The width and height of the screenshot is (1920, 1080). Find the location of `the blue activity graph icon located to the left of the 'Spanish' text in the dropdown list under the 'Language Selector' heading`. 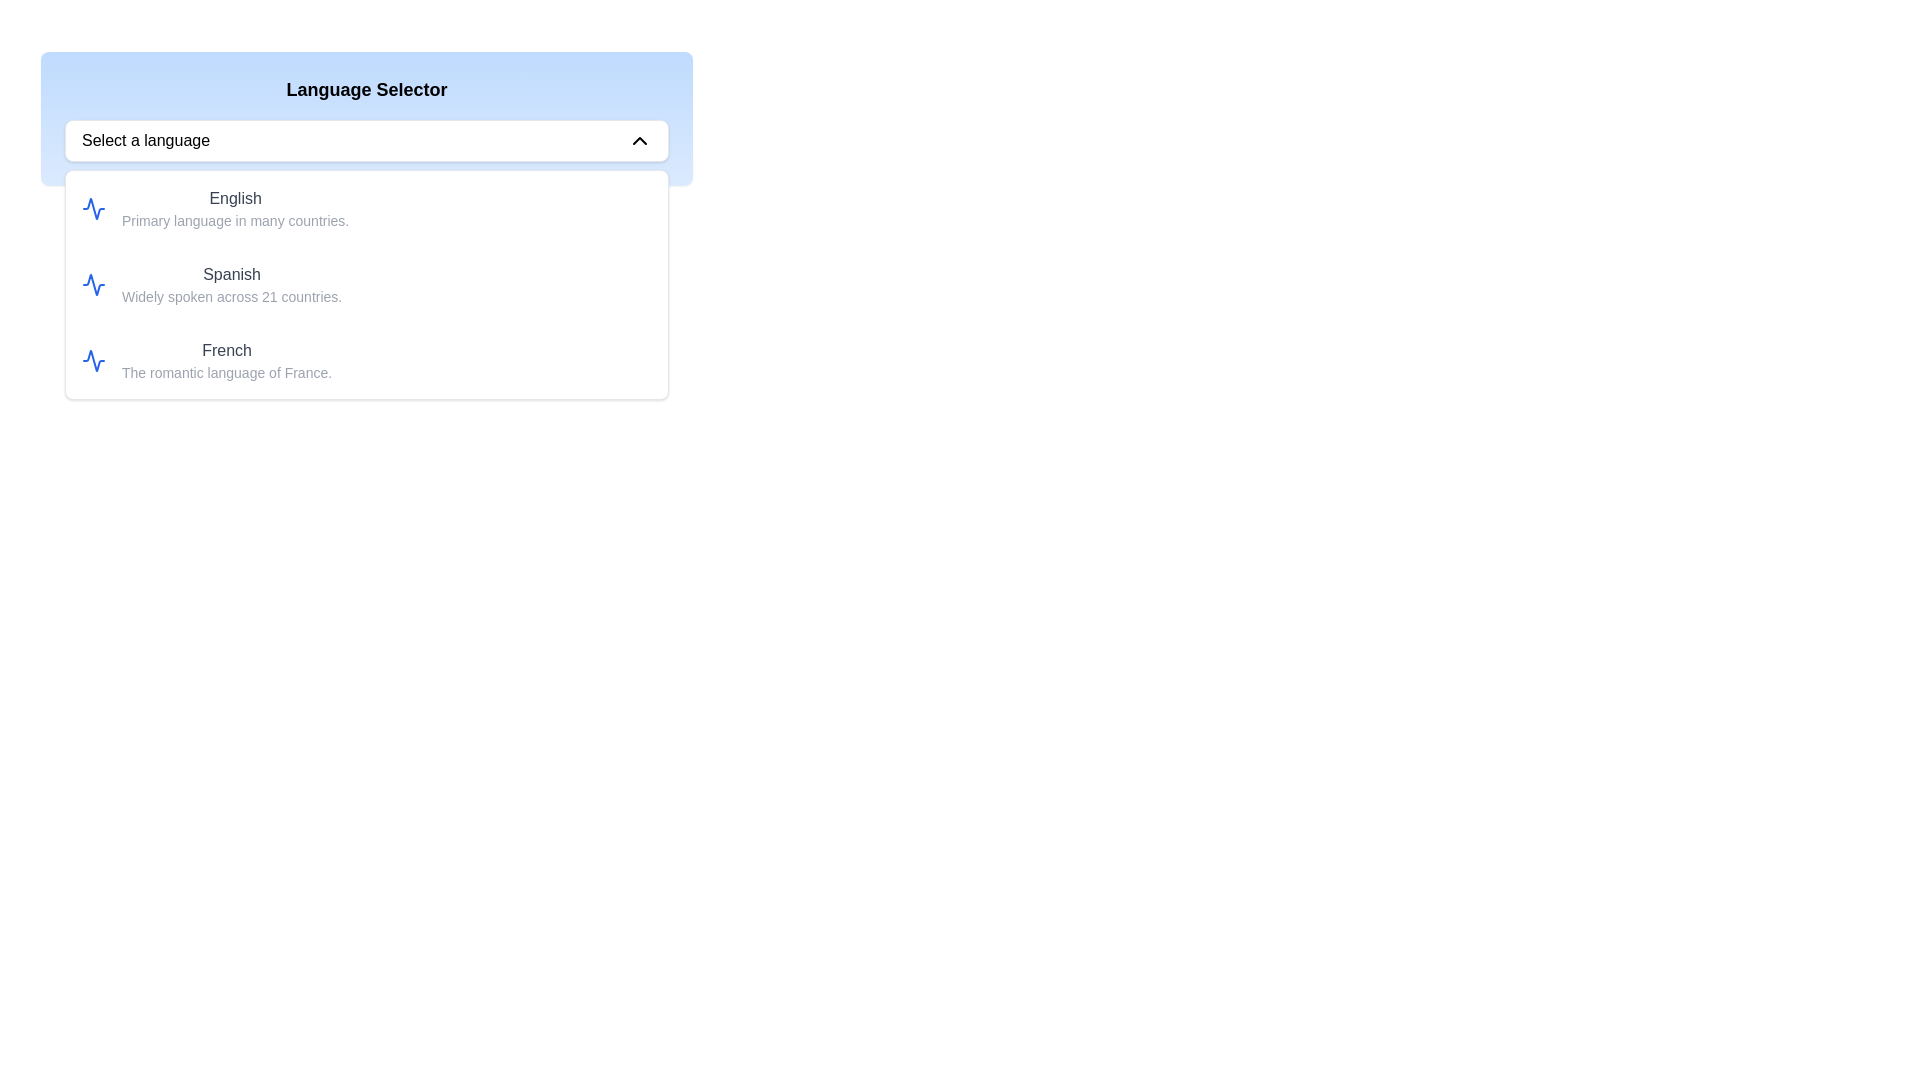

the blue activity graph icon located to the left of the 'Spanish' text in the dropdown list under the 'Language Selector' heading is located at coordinates (93, 285).